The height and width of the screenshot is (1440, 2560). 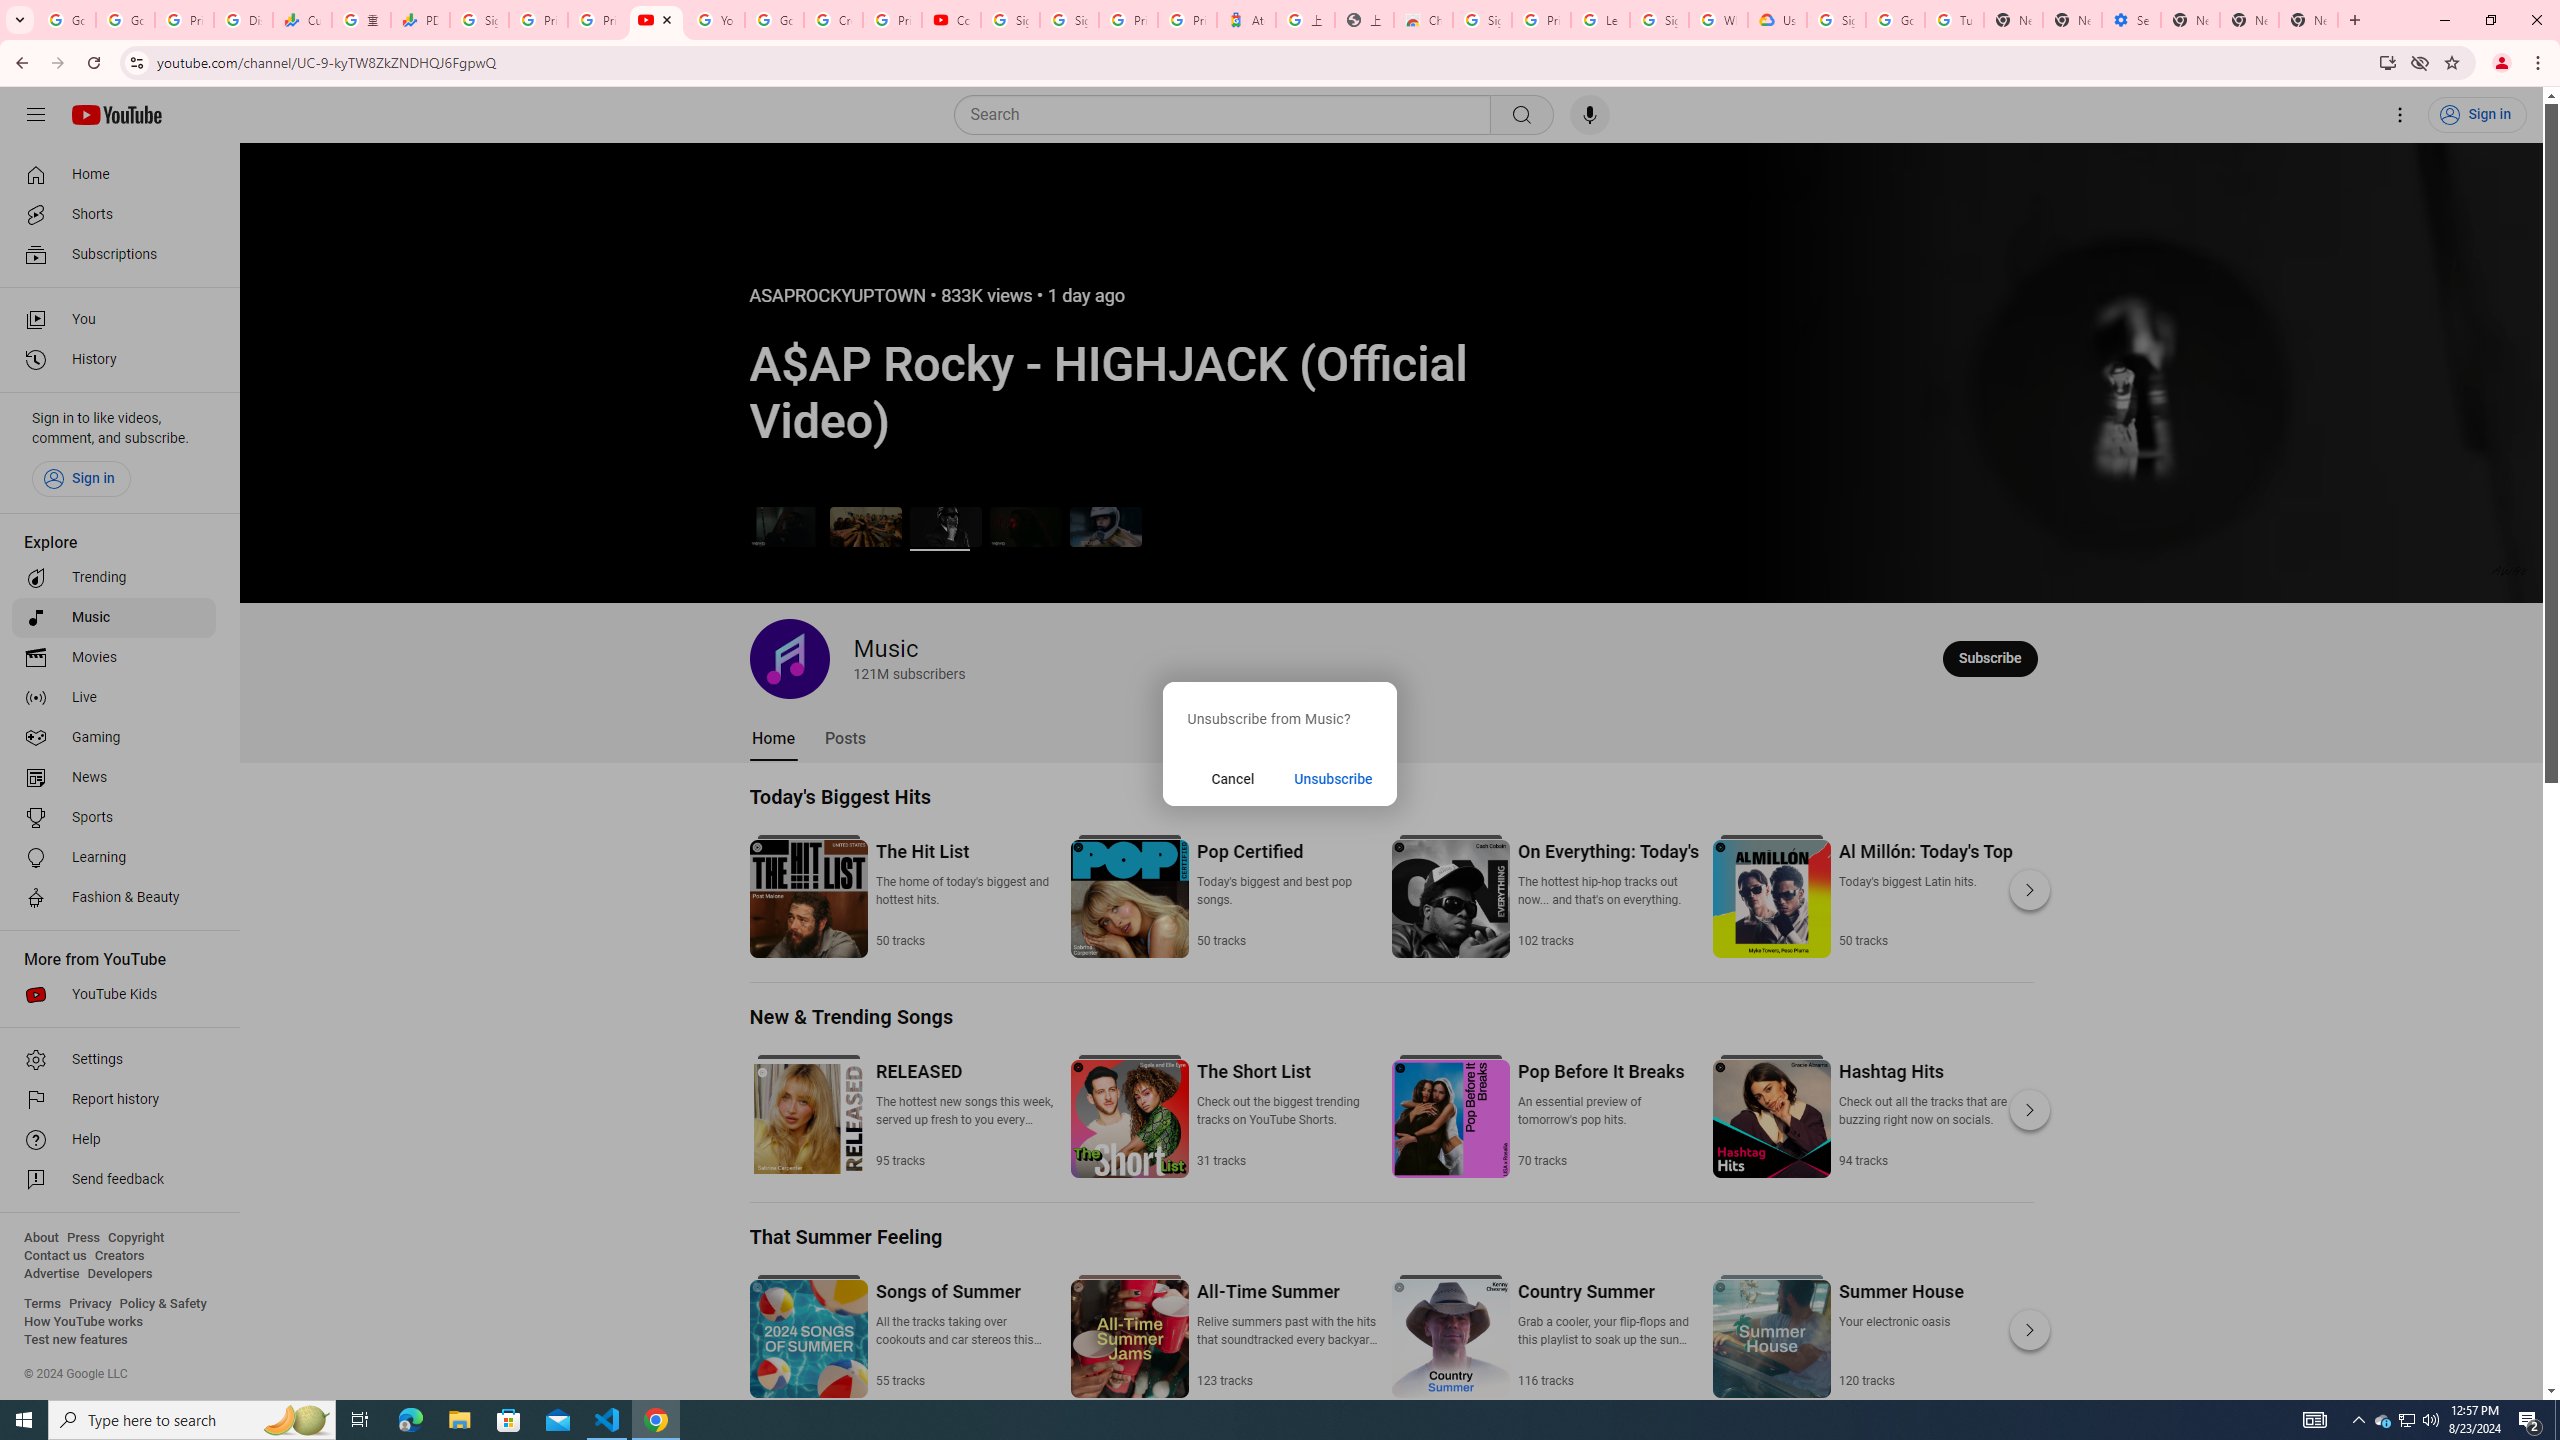 I want to click on 'Shorts', so click(x=113, y=214).